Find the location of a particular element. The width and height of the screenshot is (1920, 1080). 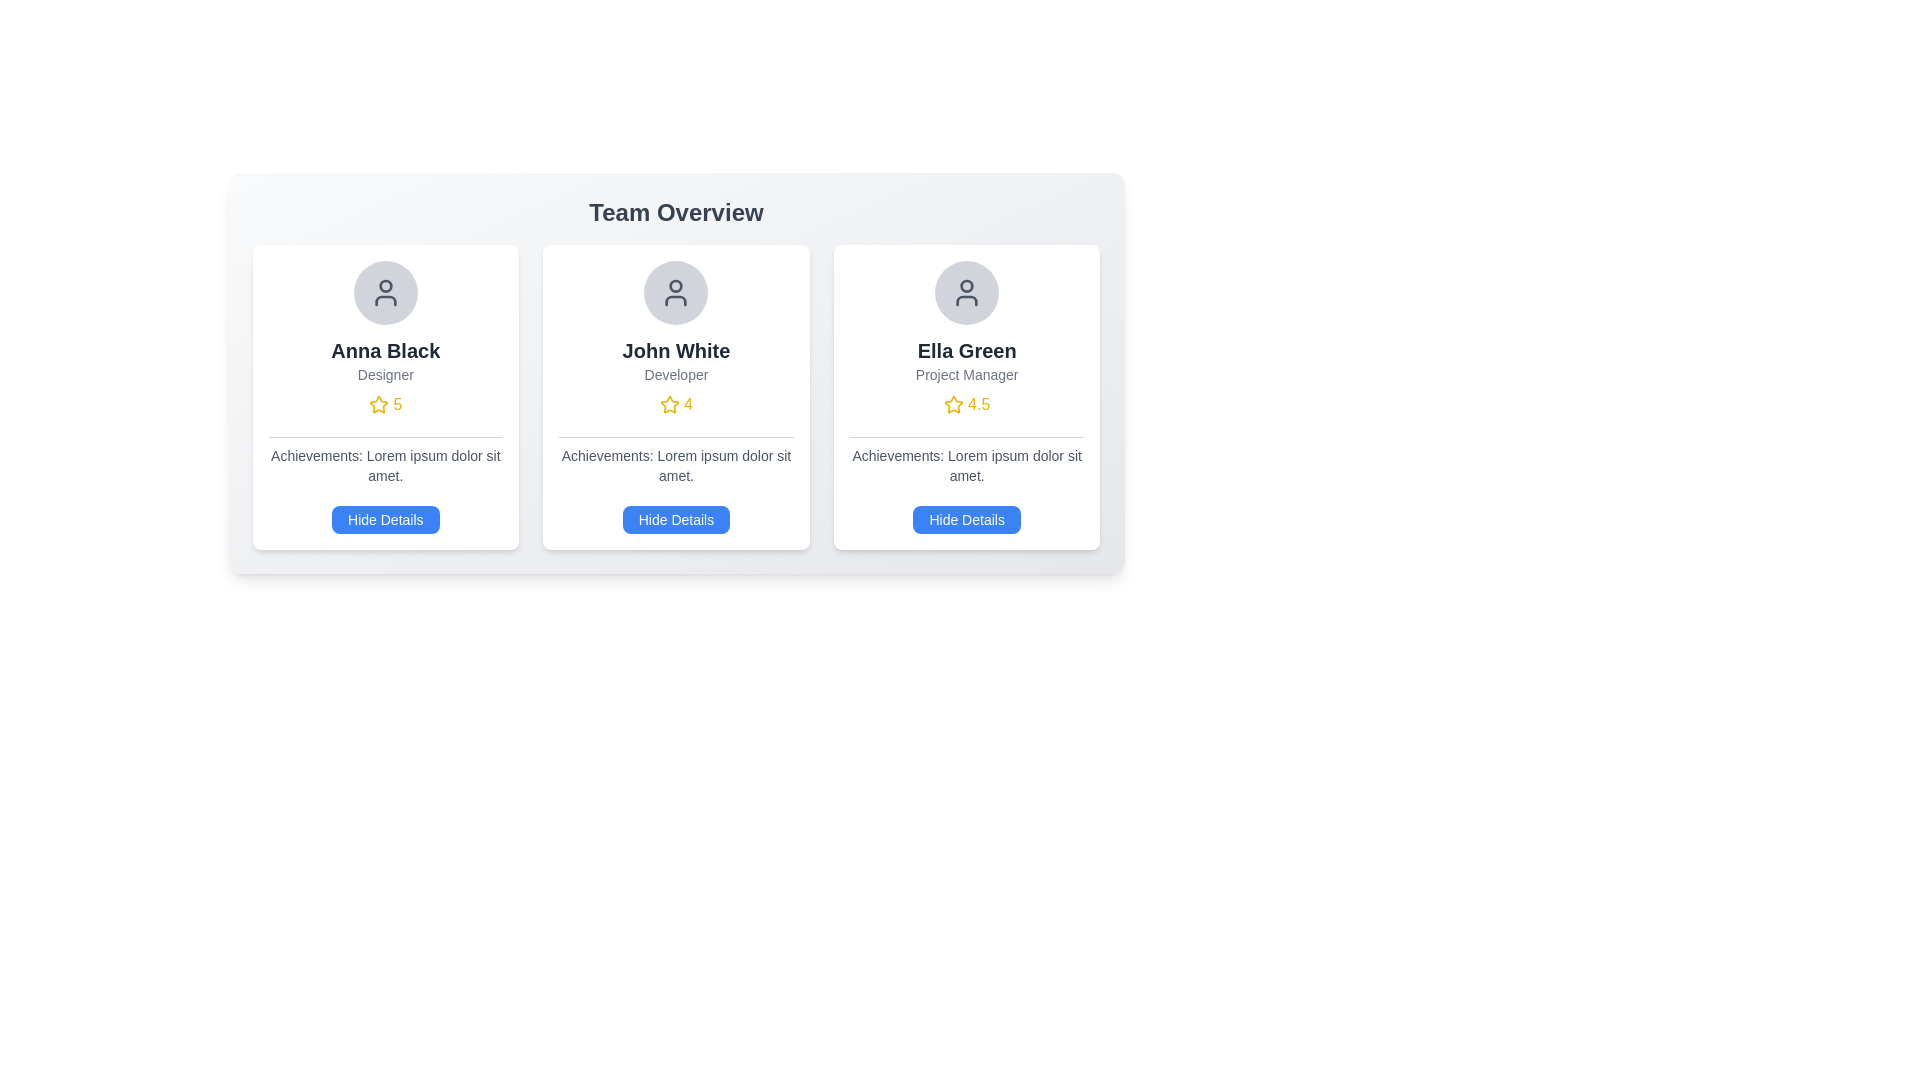

the profile avatar icon representing 'Ella Green', located at the top of the third team member card under the 'Project Manager' designation is located at coordinates (967, 293).